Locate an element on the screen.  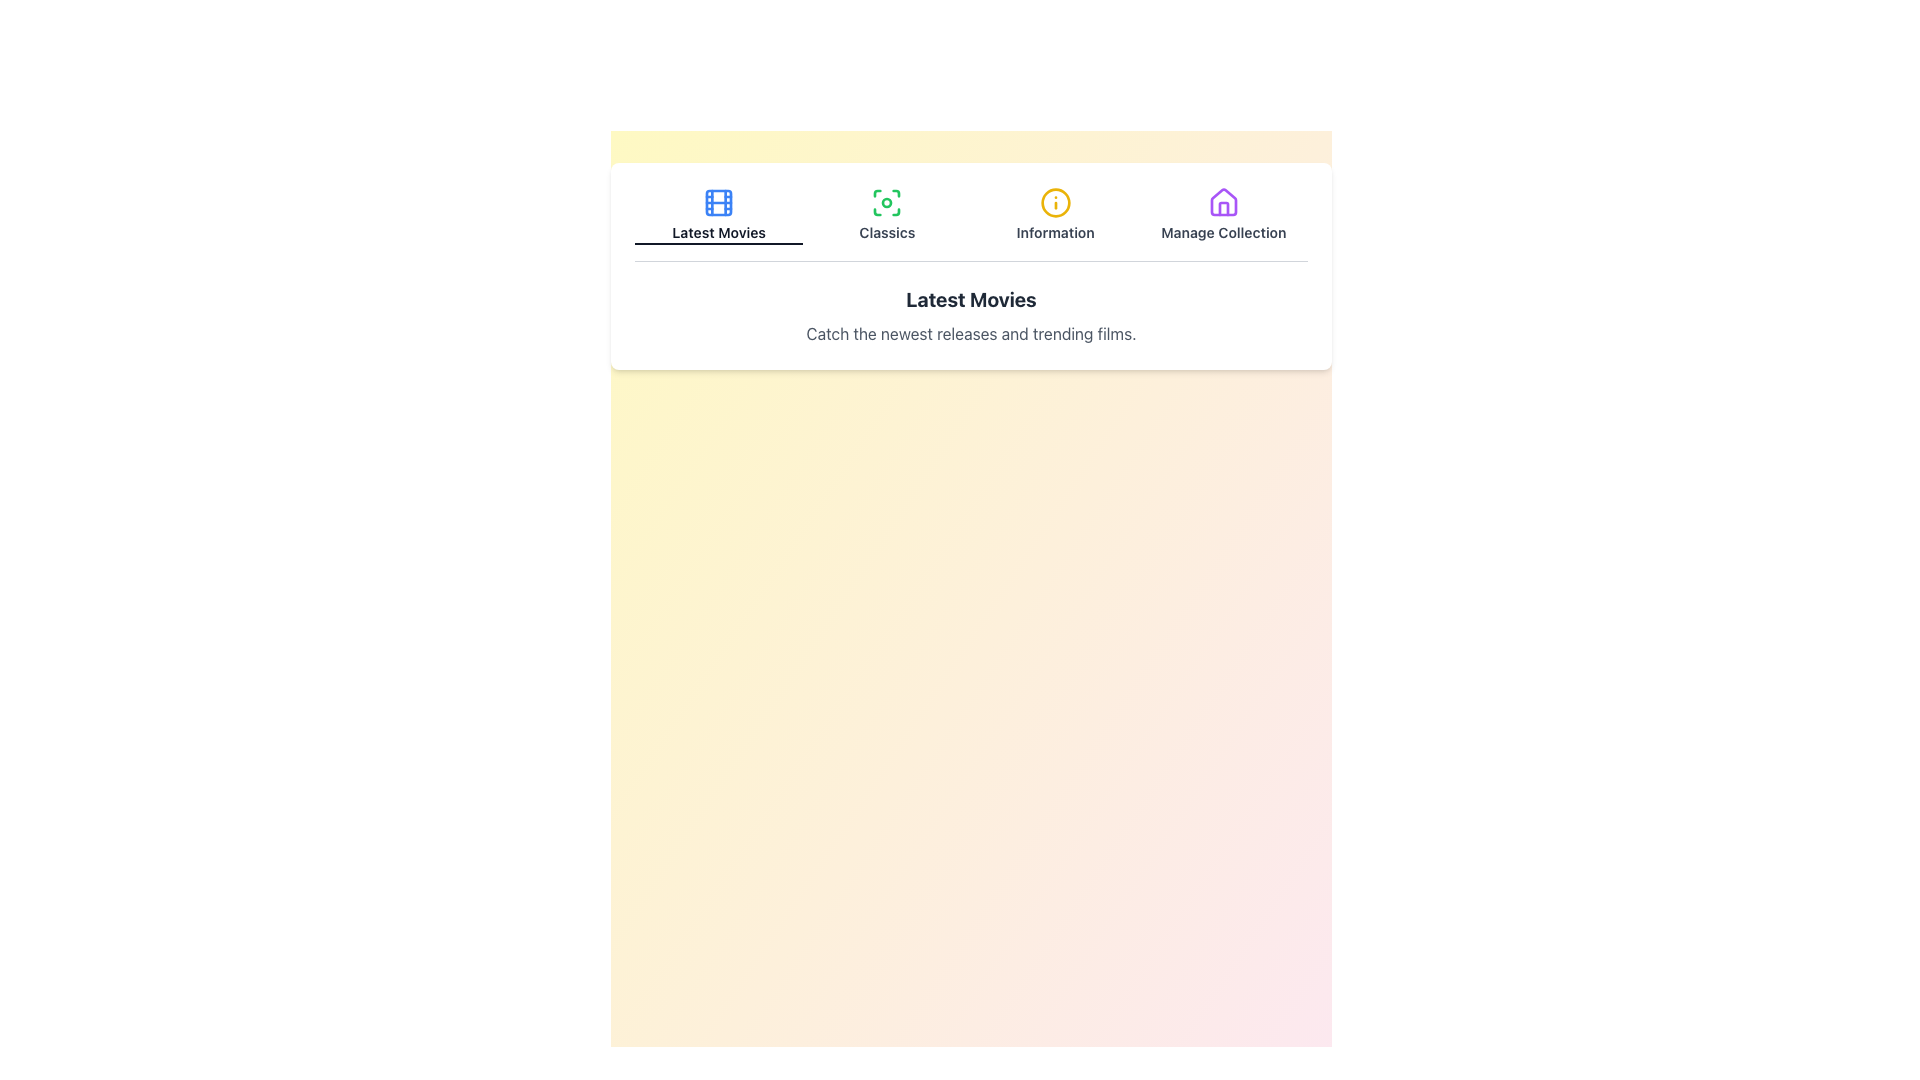
the blue film reel icon button labeled 'Latest Movies' to trigger the tooltip effect is located at coordinates (719, 216).